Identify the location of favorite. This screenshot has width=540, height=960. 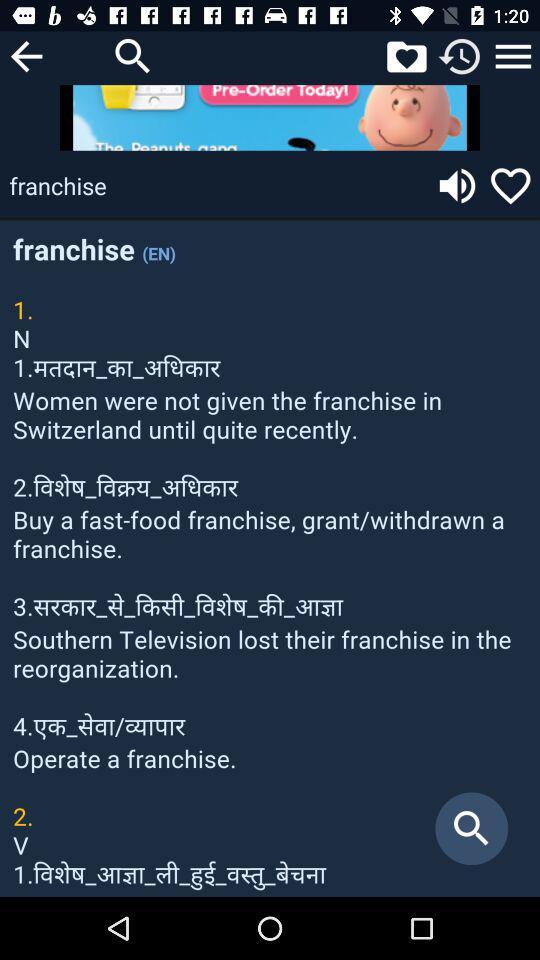
(510, 185).